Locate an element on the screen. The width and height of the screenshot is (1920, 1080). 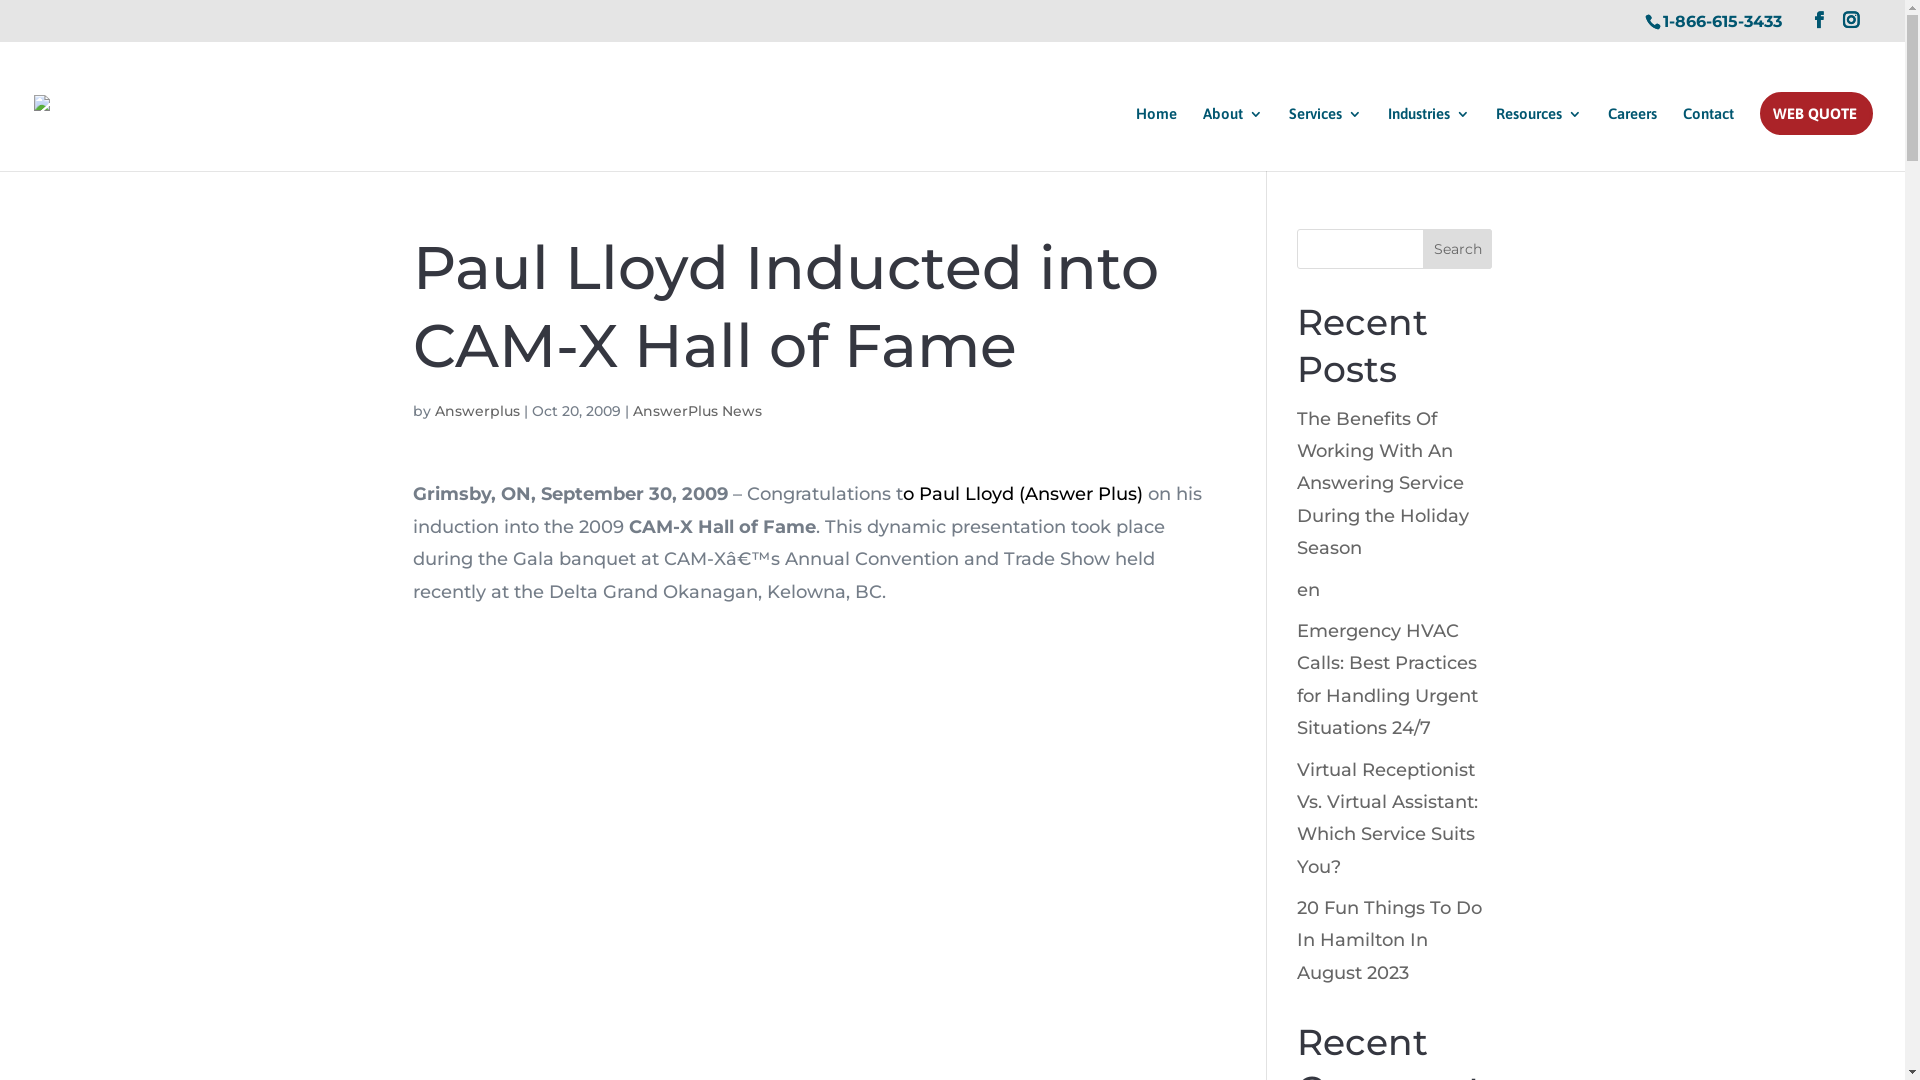
'20 Fun Things To Do In Hamilton In August 2023' is located at coordinates (1388, 940).